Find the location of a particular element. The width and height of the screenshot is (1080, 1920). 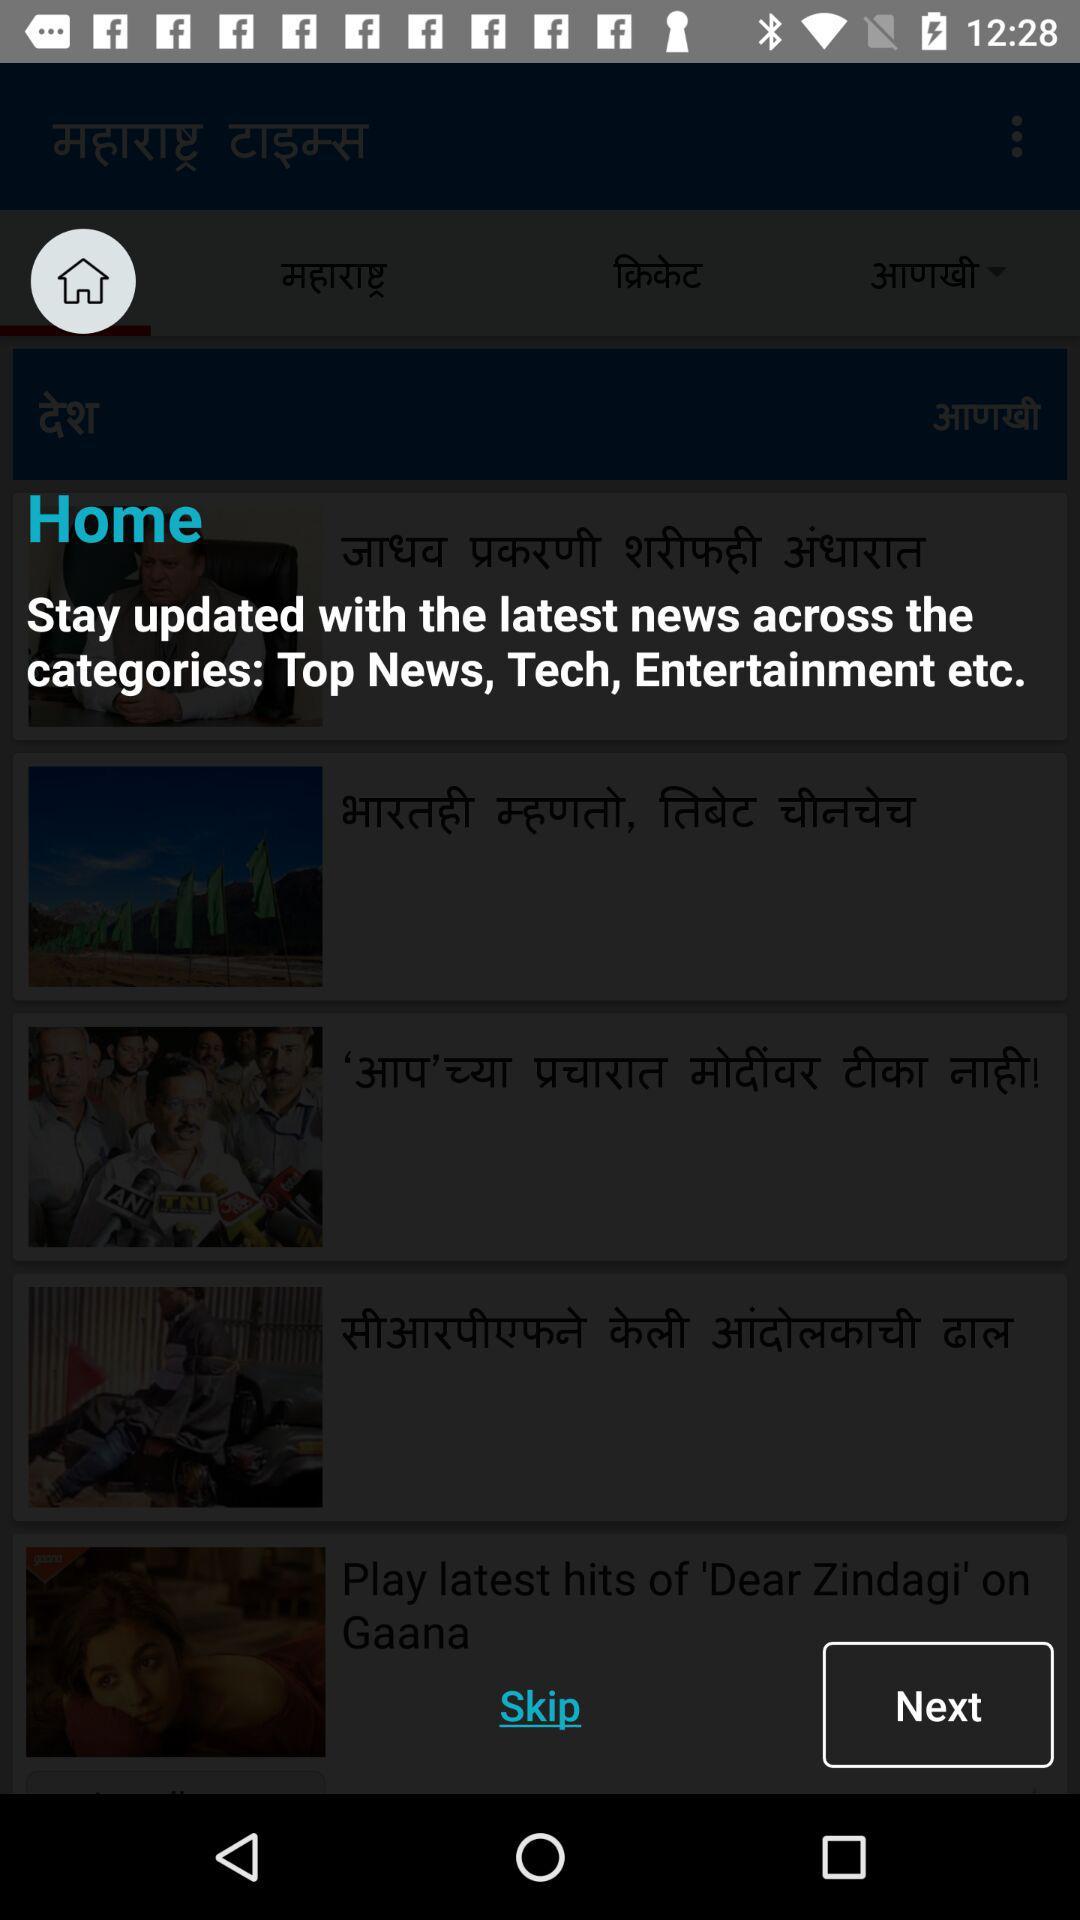

the home icon is located at coordinates (82, 280).